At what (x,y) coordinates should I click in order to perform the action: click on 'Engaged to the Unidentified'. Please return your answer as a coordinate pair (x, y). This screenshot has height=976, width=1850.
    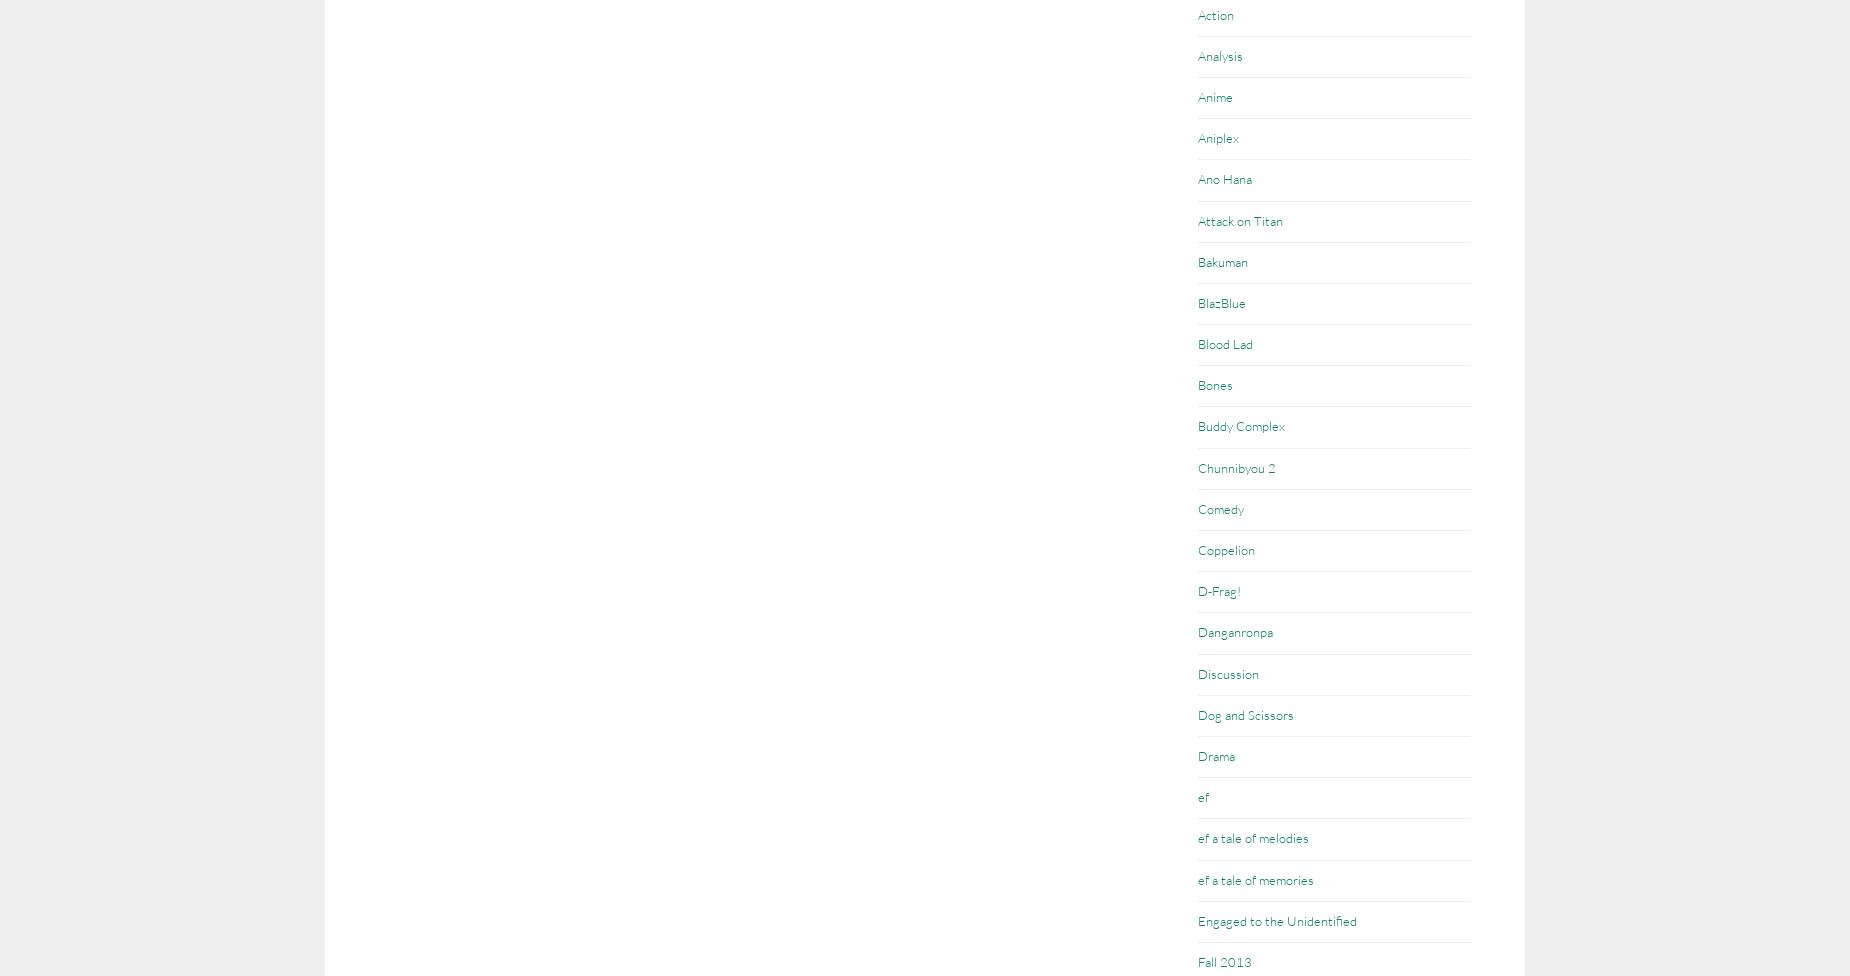
    Looking at the image, I should click on (1276, 918).